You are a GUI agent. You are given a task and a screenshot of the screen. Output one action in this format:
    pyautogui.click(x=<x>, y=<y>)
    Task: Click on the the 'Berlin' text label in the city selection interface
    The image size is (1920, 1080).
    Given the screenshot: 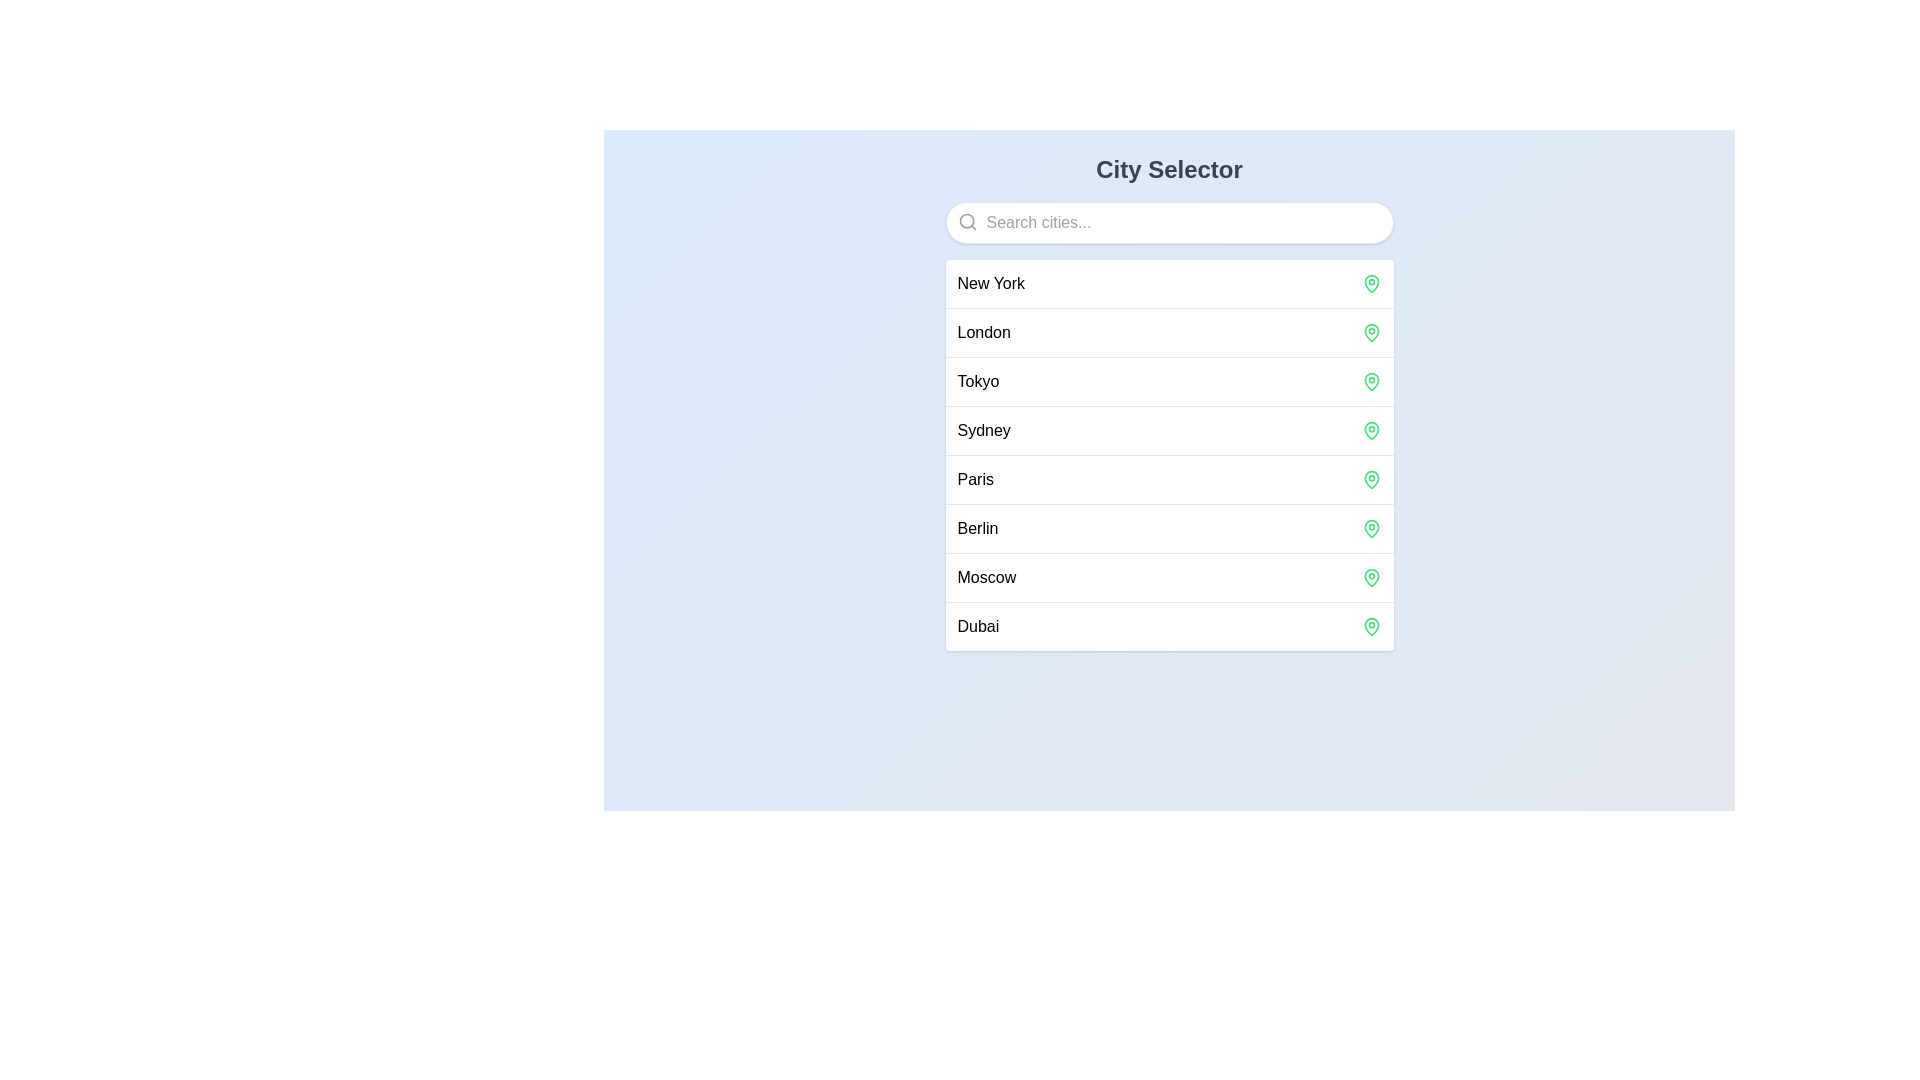 What is the action you would take?
    pyautogui.click(x=977, y=527)
    